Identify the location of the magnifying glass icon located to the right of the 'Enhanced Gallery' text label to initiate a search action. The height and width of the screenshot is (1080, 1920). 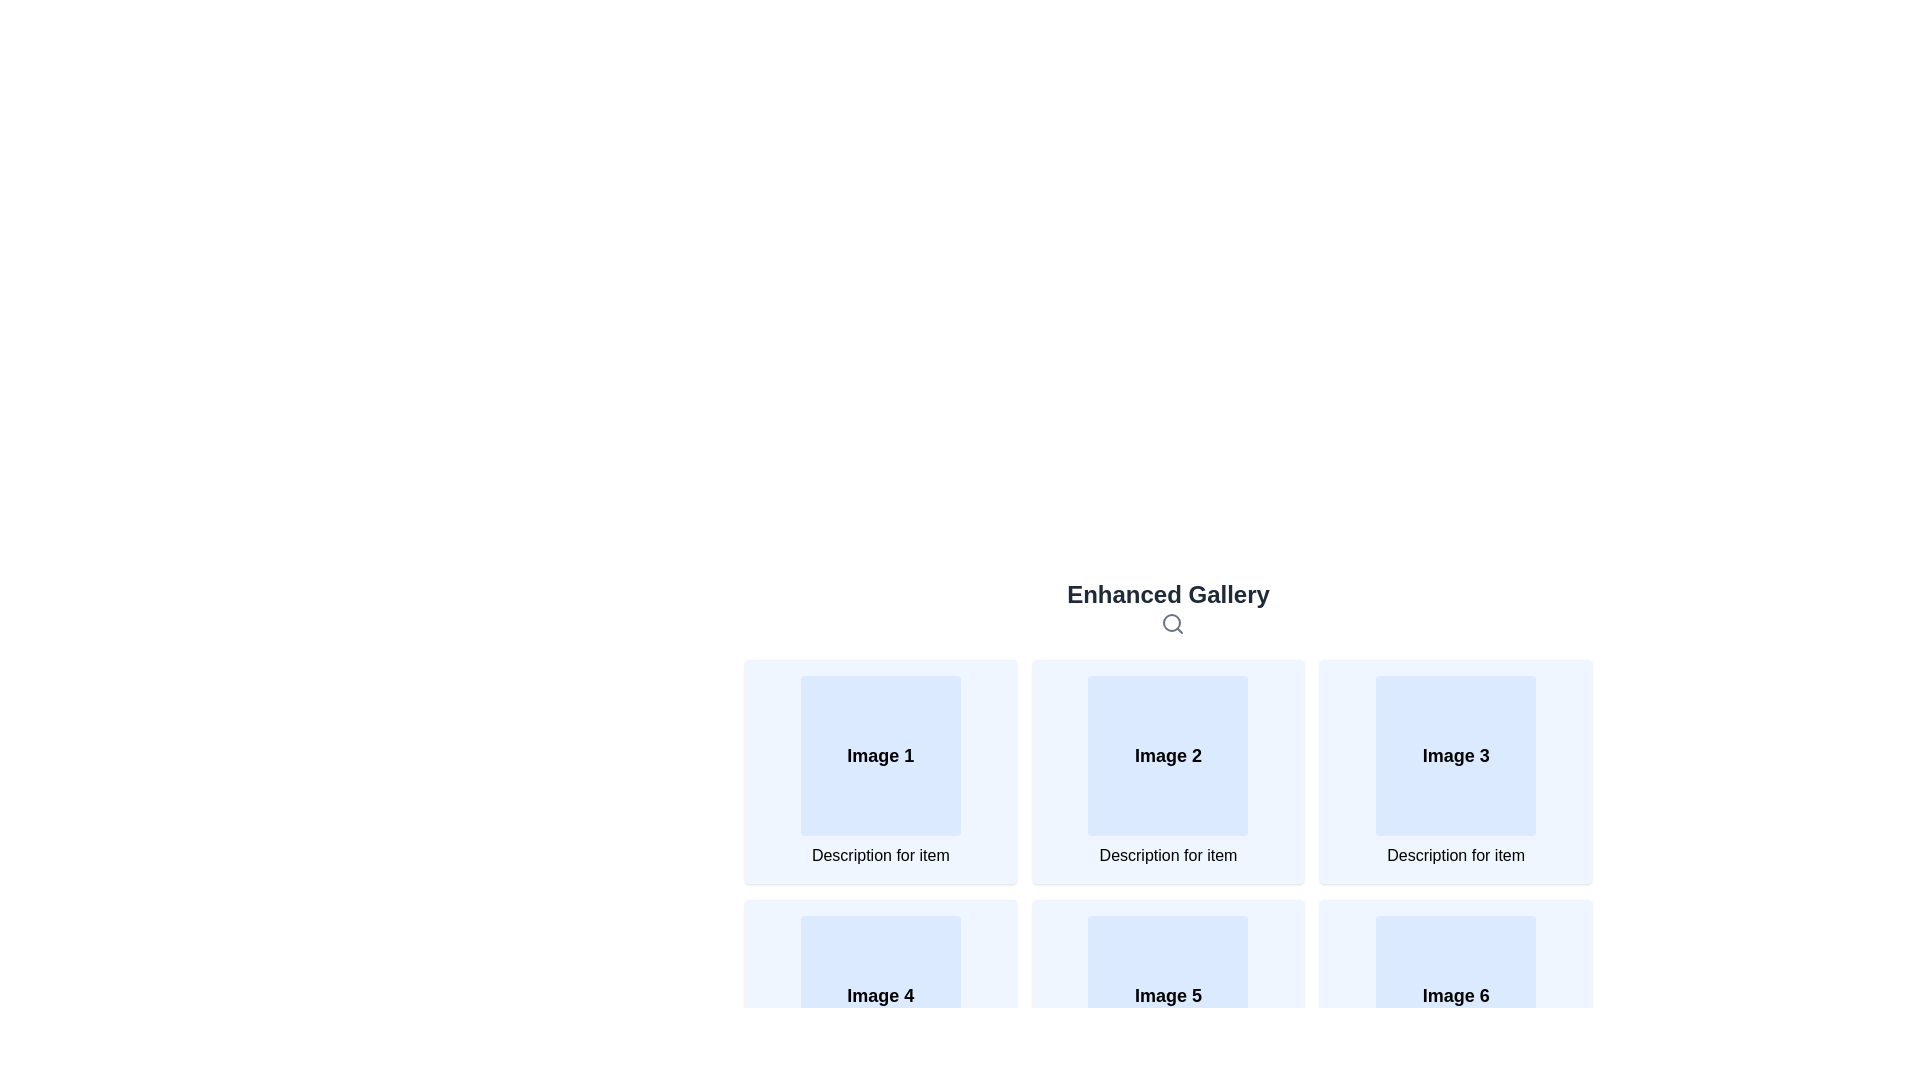
(1172, 622).